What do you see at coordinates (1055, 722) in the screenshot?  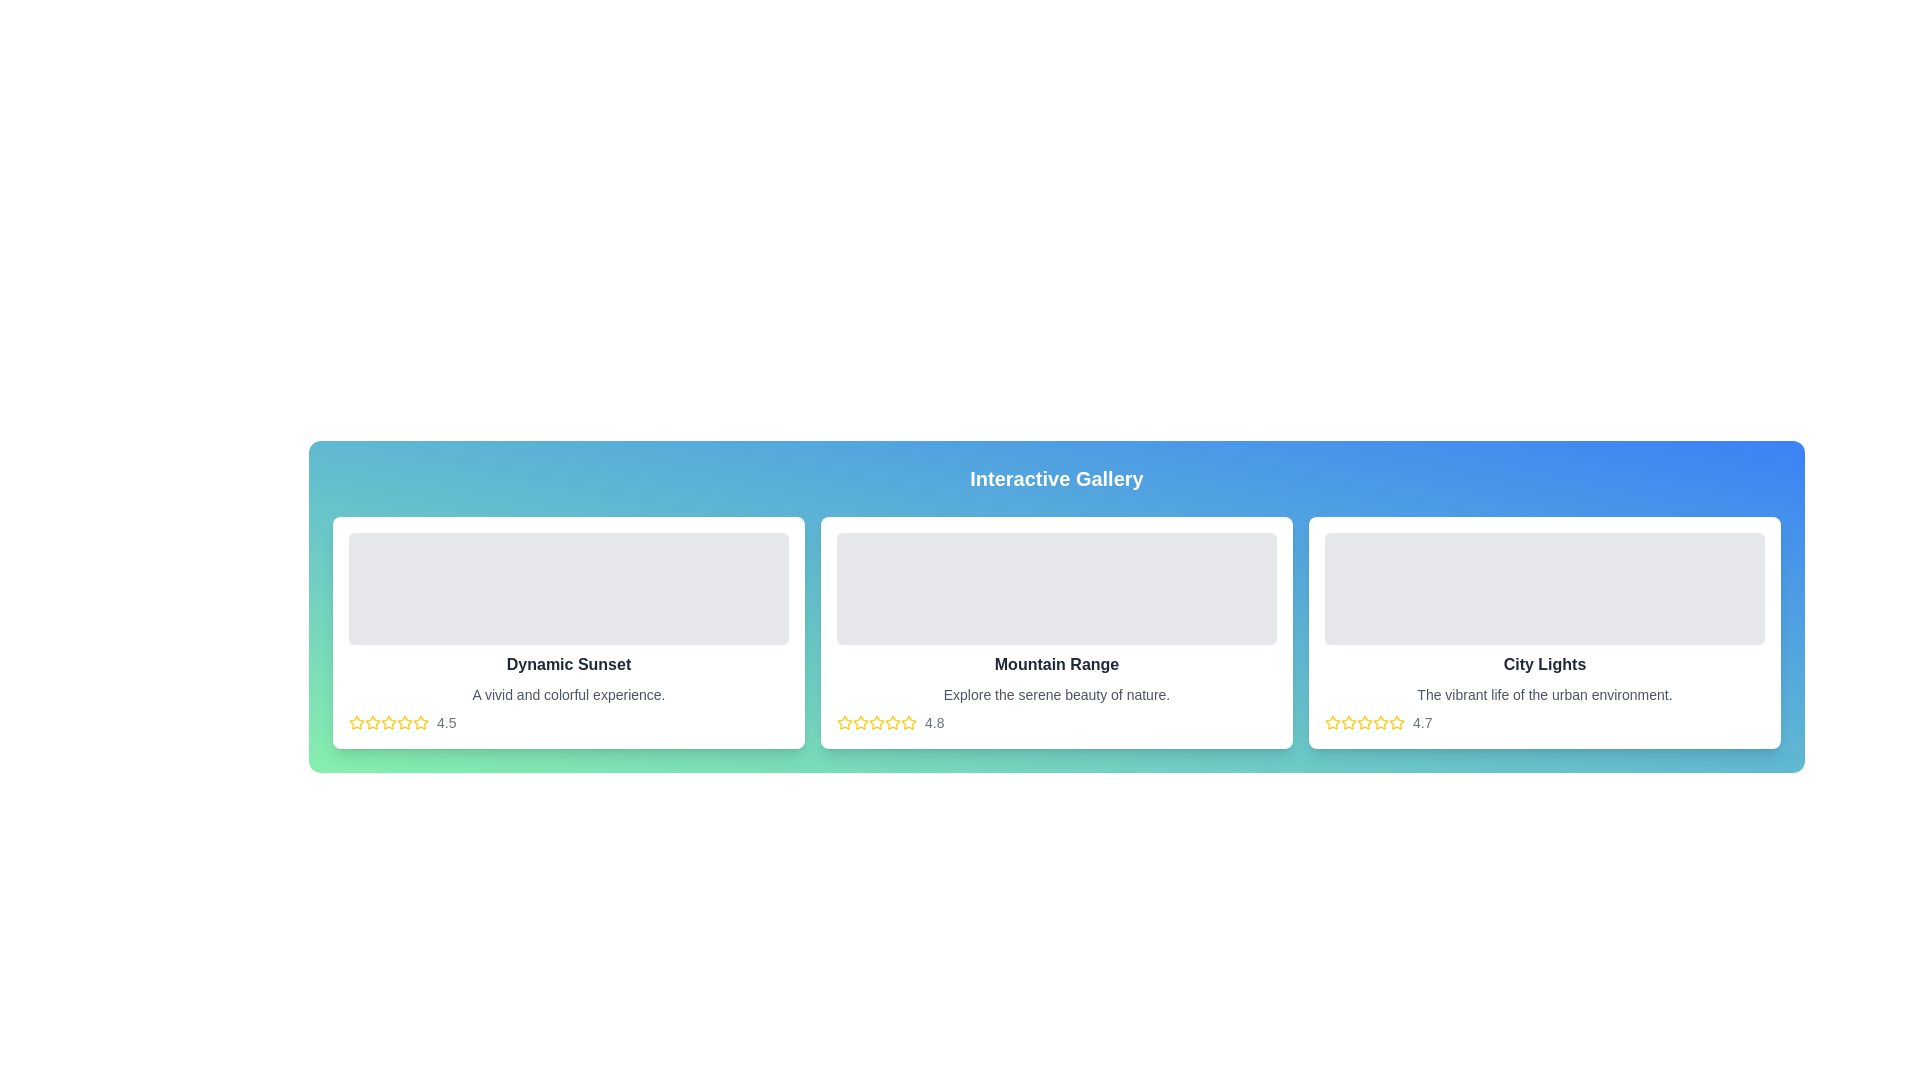 I see `the yellow star rating display that shows a rating of '4.8' located in the lower section of the 'Mountain Range' card` at bounding box center [1055, 722].